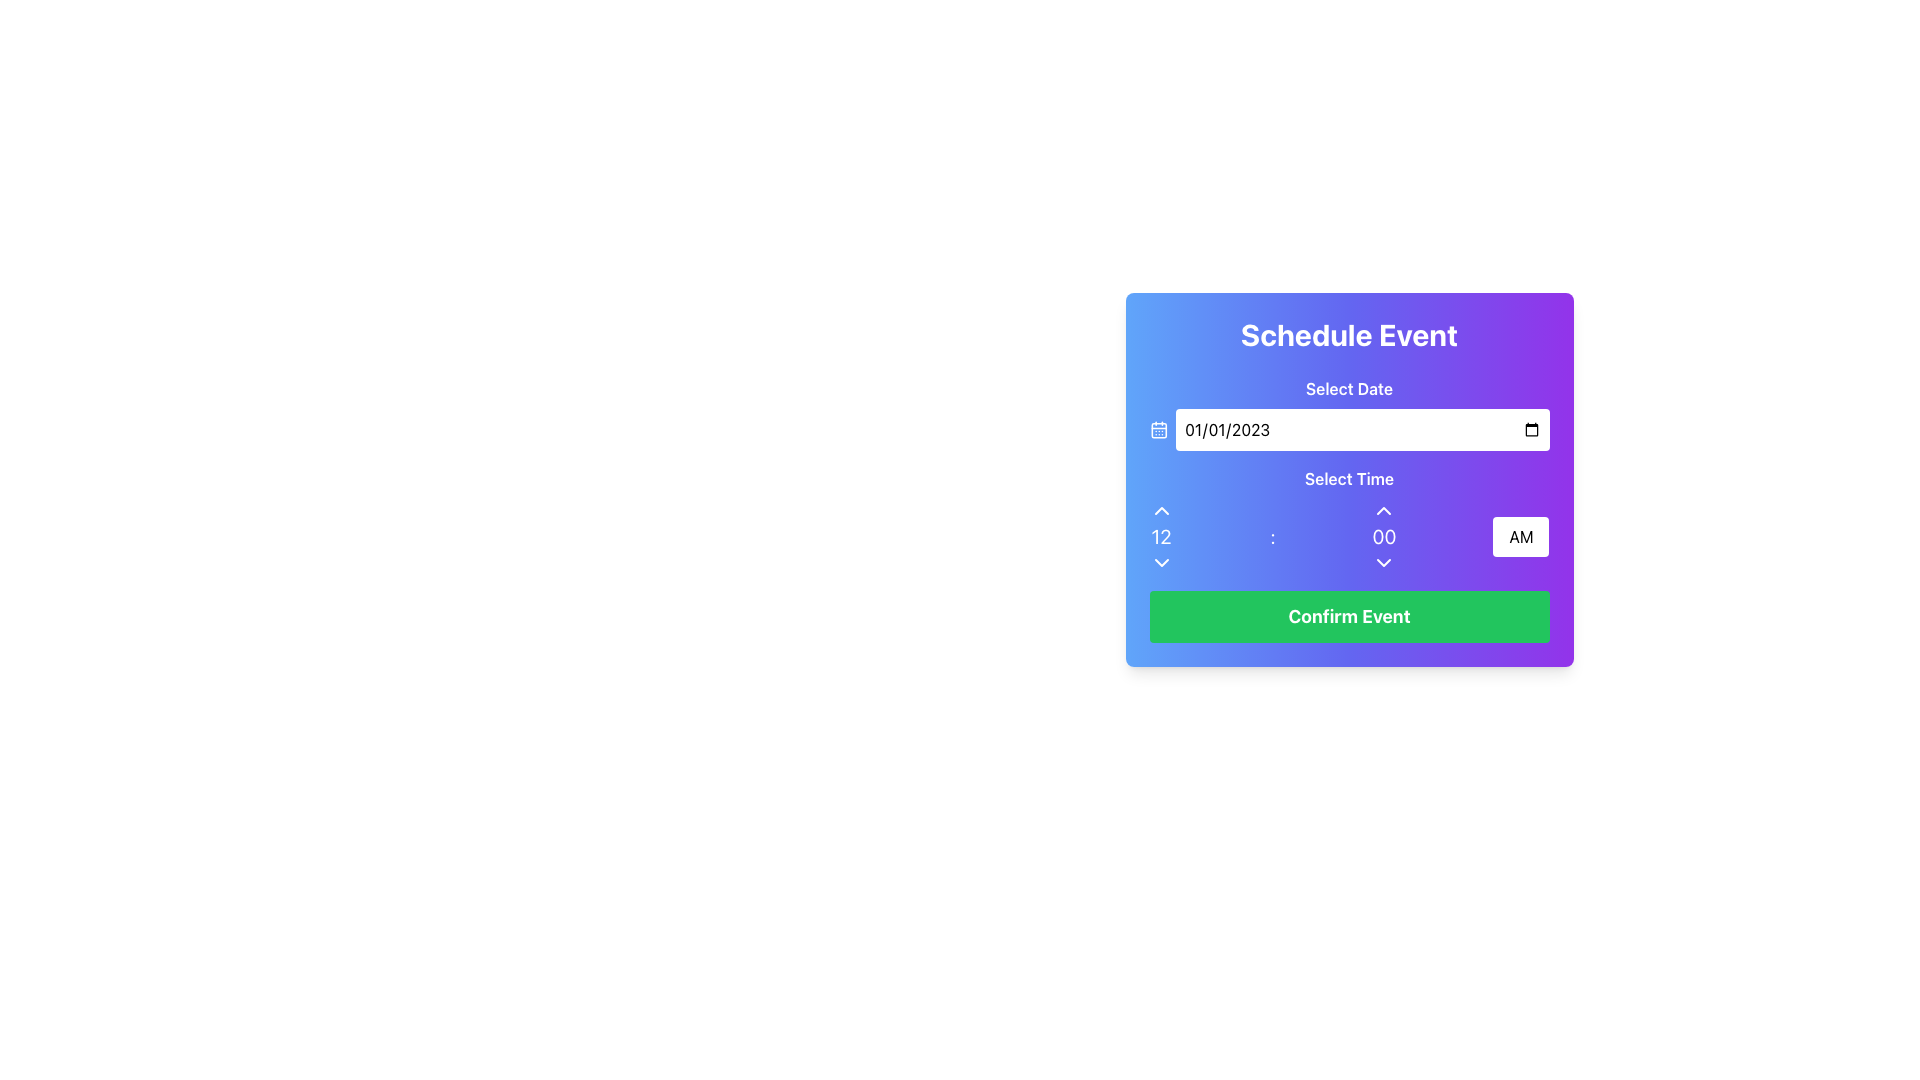 Image resolution: width=1920 pixels, height=1080 pixels. What do you see at coordinates (1383, 563) in the screenshot?
I see `the chevron icon located below the numeric '00' field in the 'Select Time' section of the 'Schedule Event' interface` at bounding box center [1383, 563].